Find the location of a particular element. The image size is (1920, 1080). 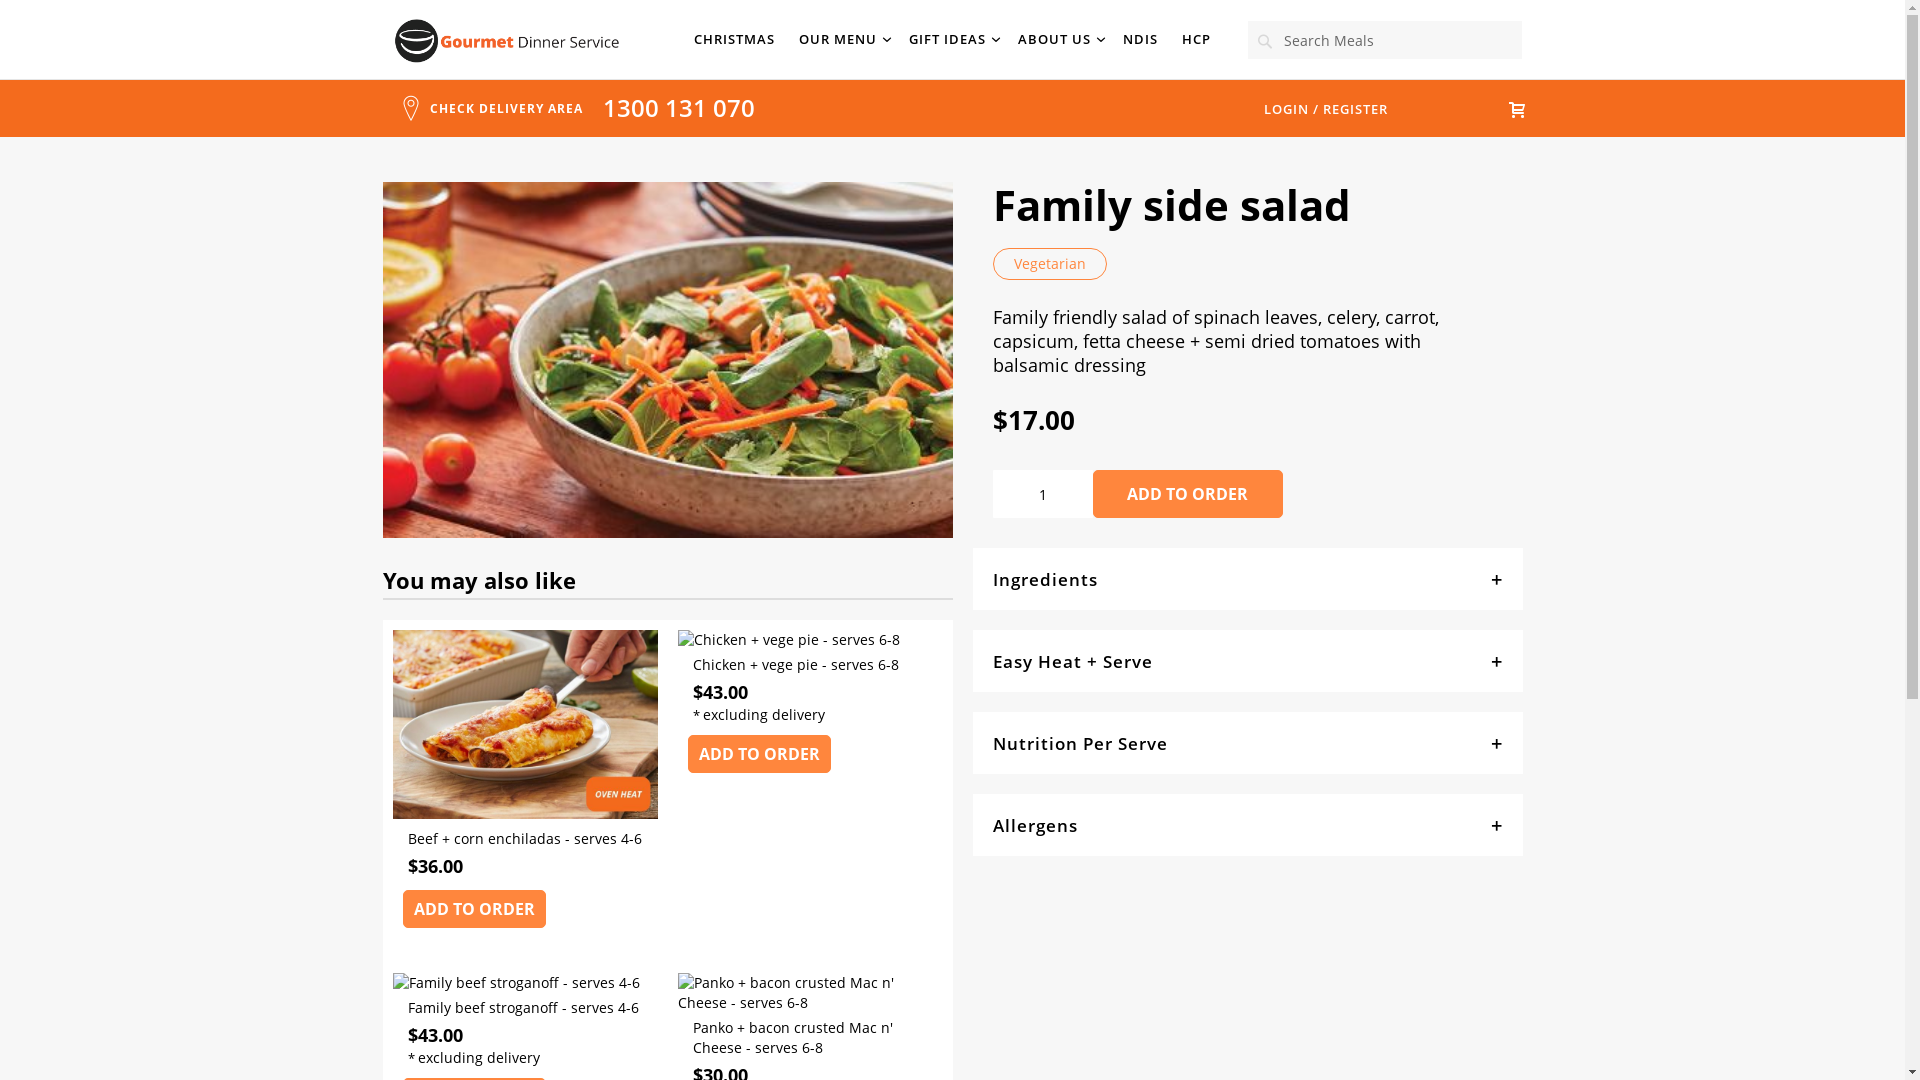

'NDIS' is located at coordinates (1140, 39).